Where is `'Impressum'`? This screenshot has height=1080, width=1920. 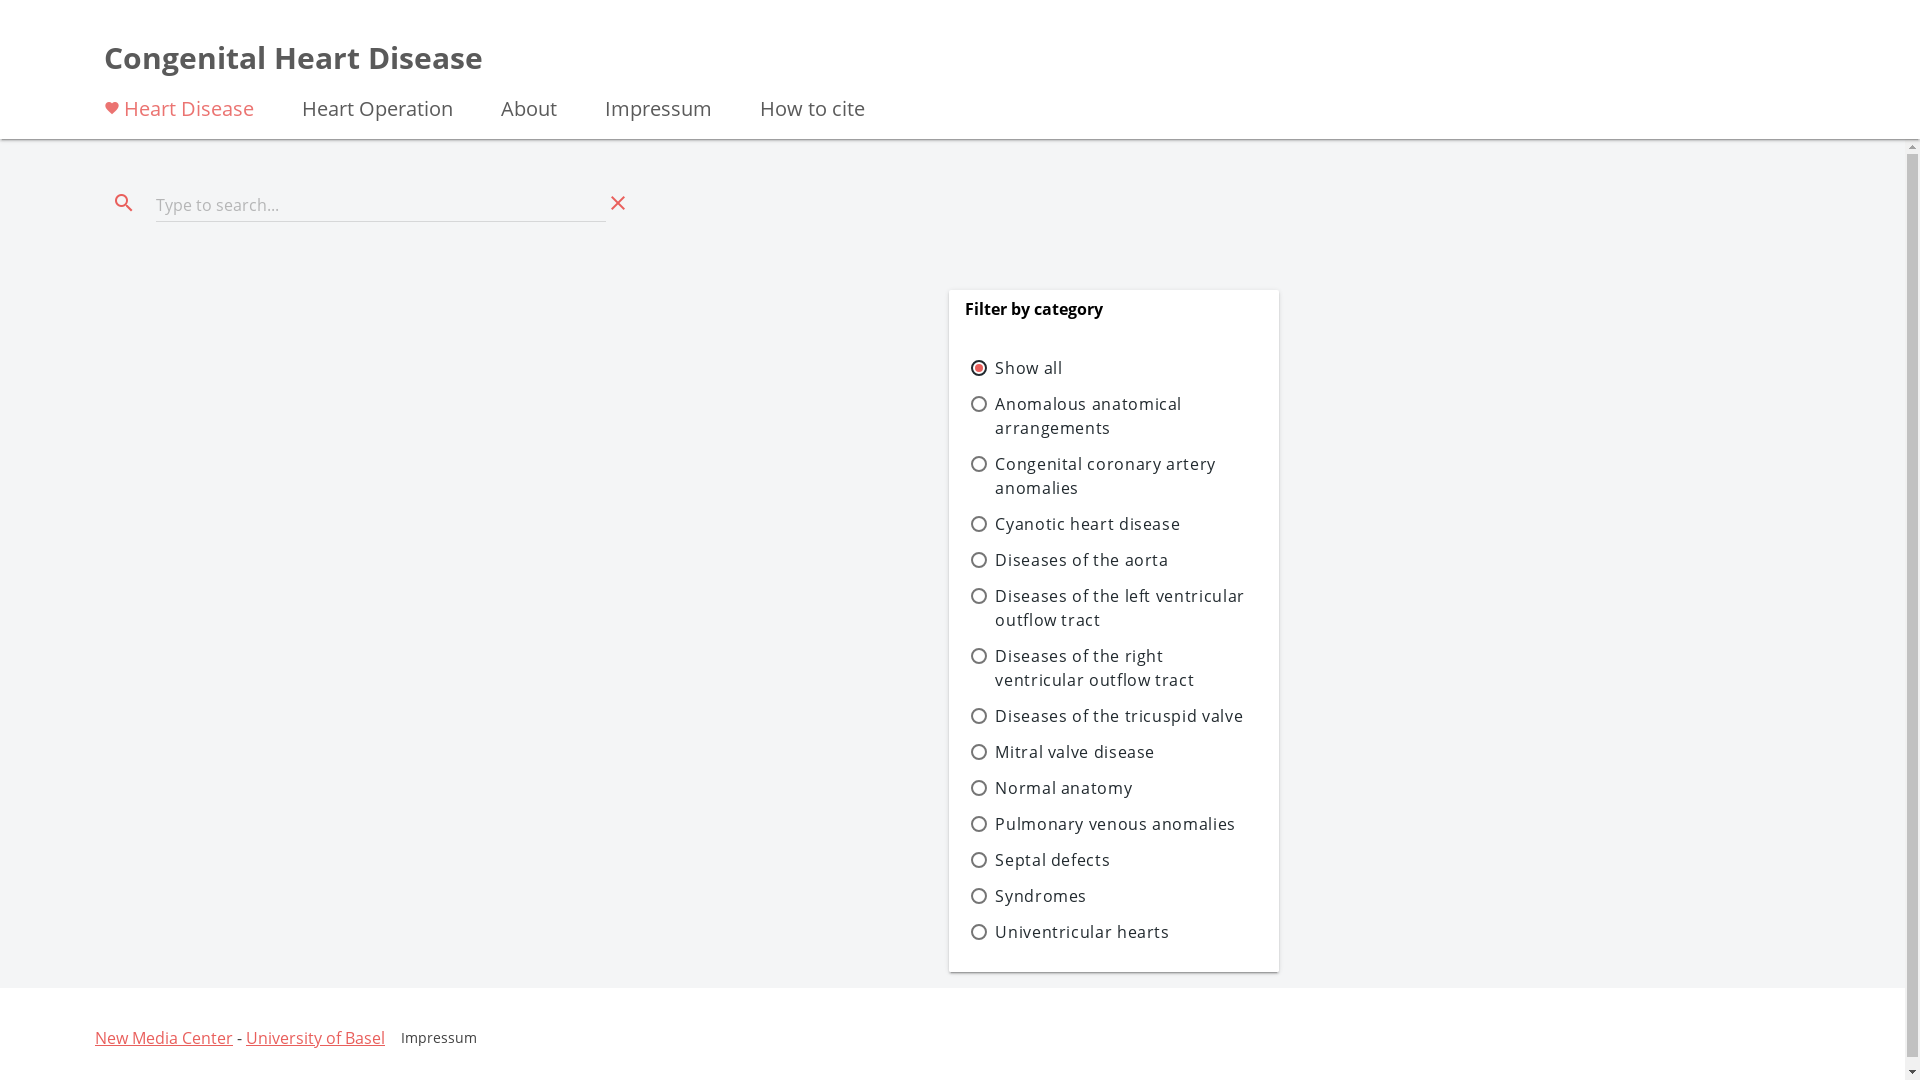 'Impressum' is located at coordinates (579, 107).